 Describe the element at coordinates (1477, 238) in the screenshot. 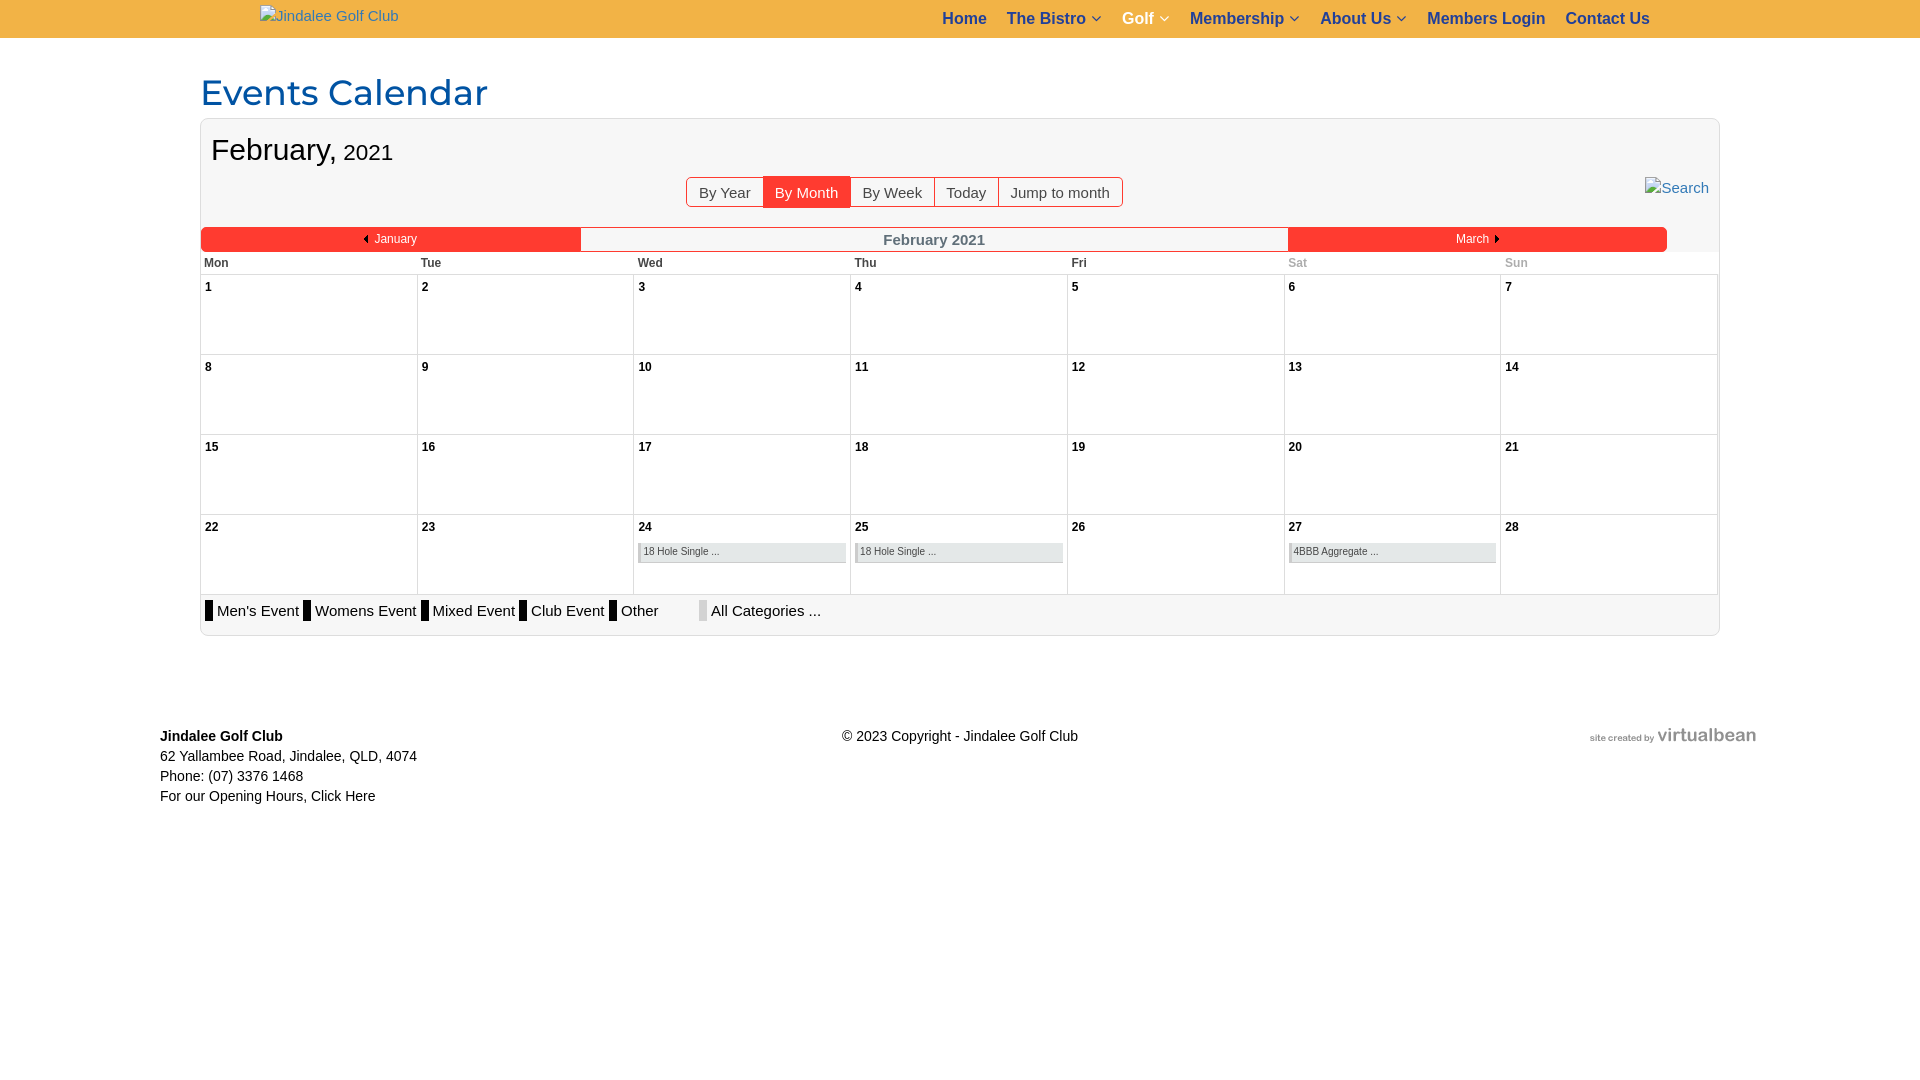

I see `'March'` at that location.